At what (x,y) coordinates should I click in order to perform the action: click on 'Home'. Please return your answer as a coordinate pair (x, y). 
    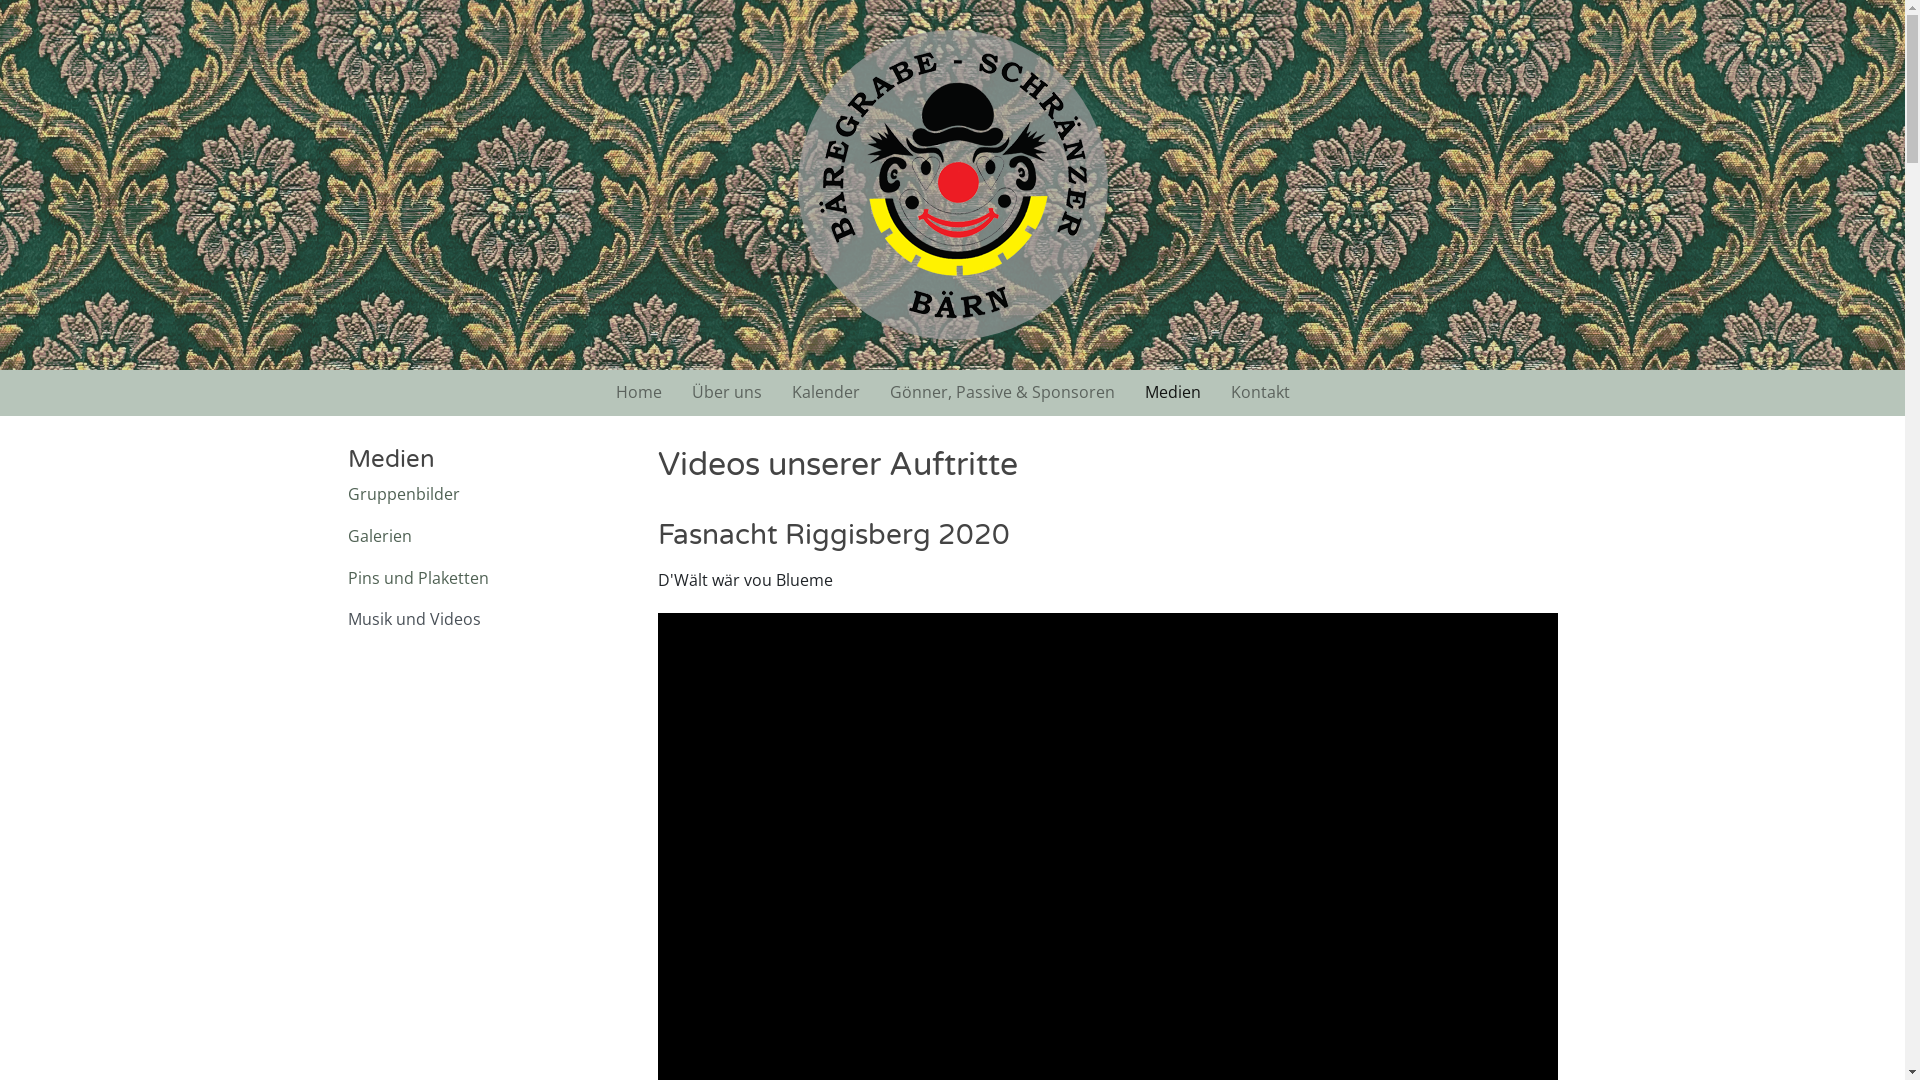
    Looking at the image, I should click on (599, 393).